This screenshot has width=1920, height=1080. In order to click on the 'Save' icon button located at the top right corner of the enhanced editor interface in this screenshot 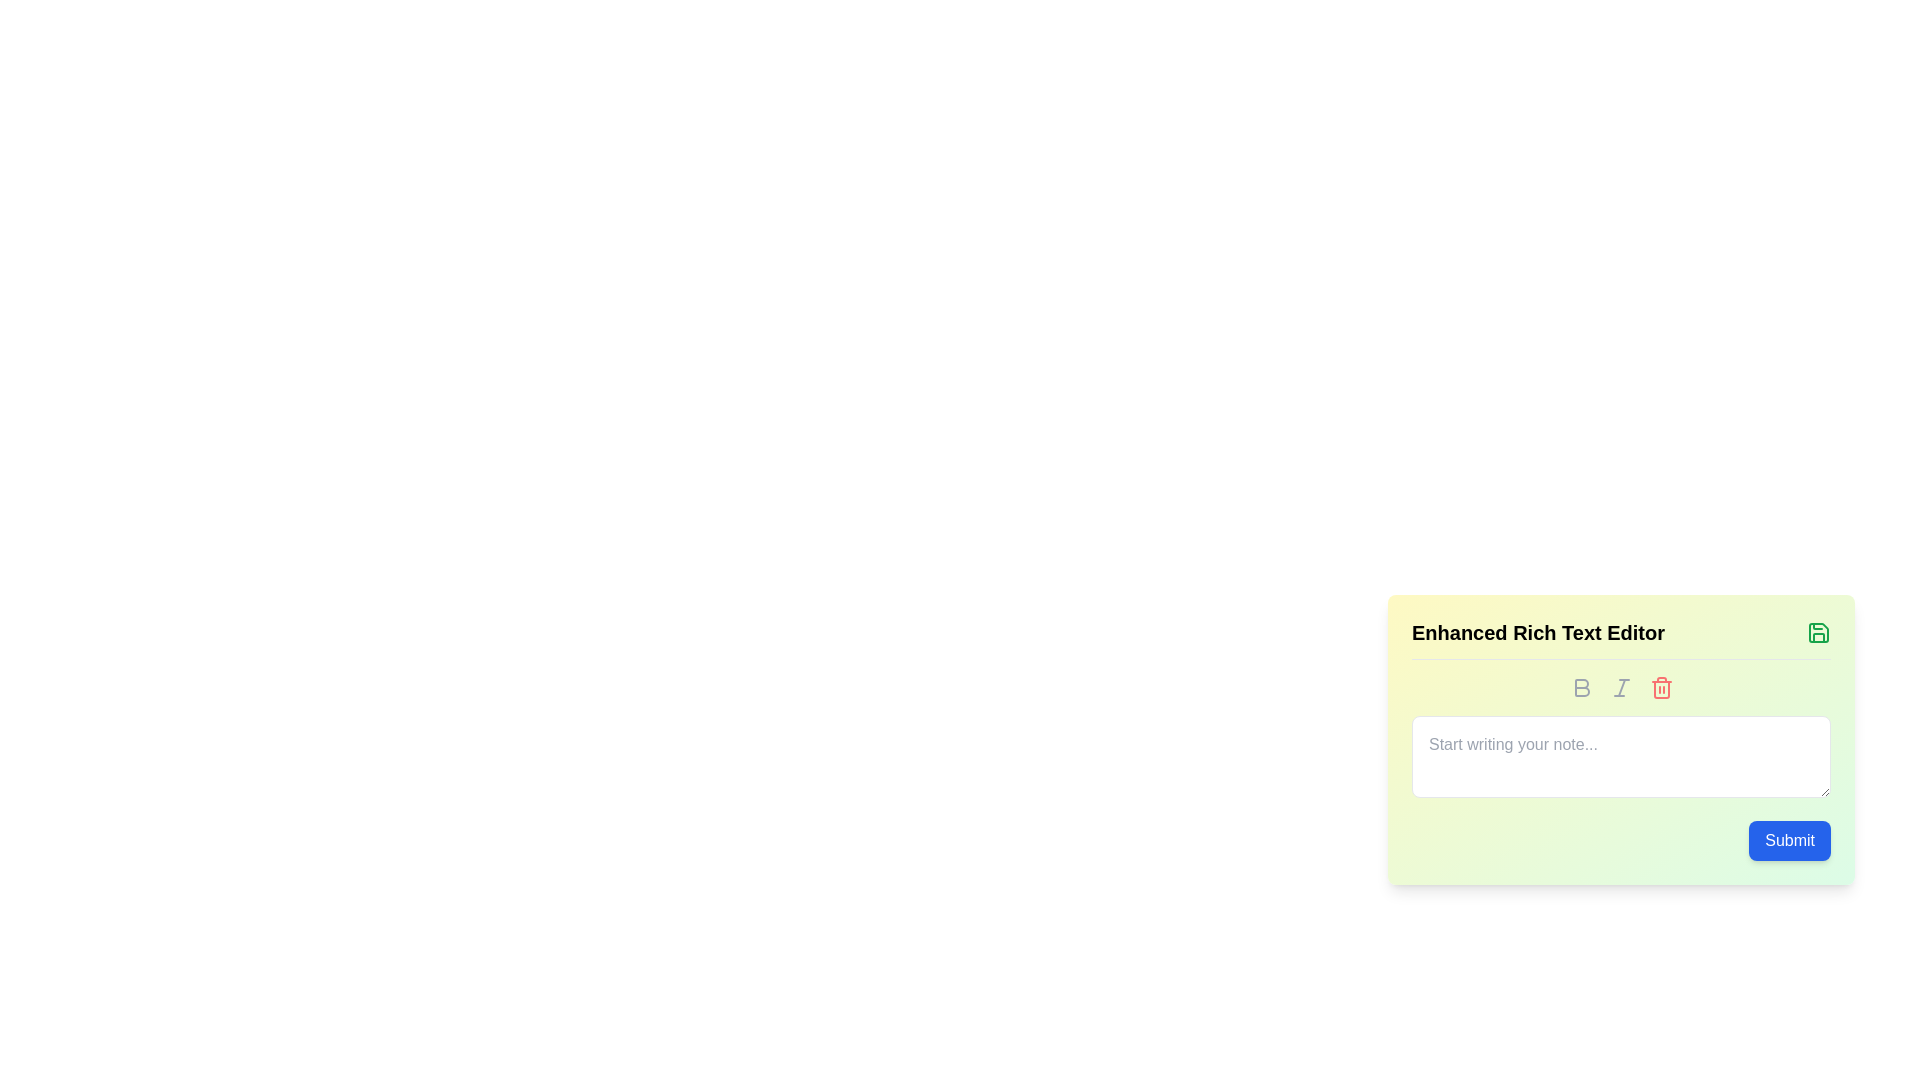, I will do `click(1819, 632)`.